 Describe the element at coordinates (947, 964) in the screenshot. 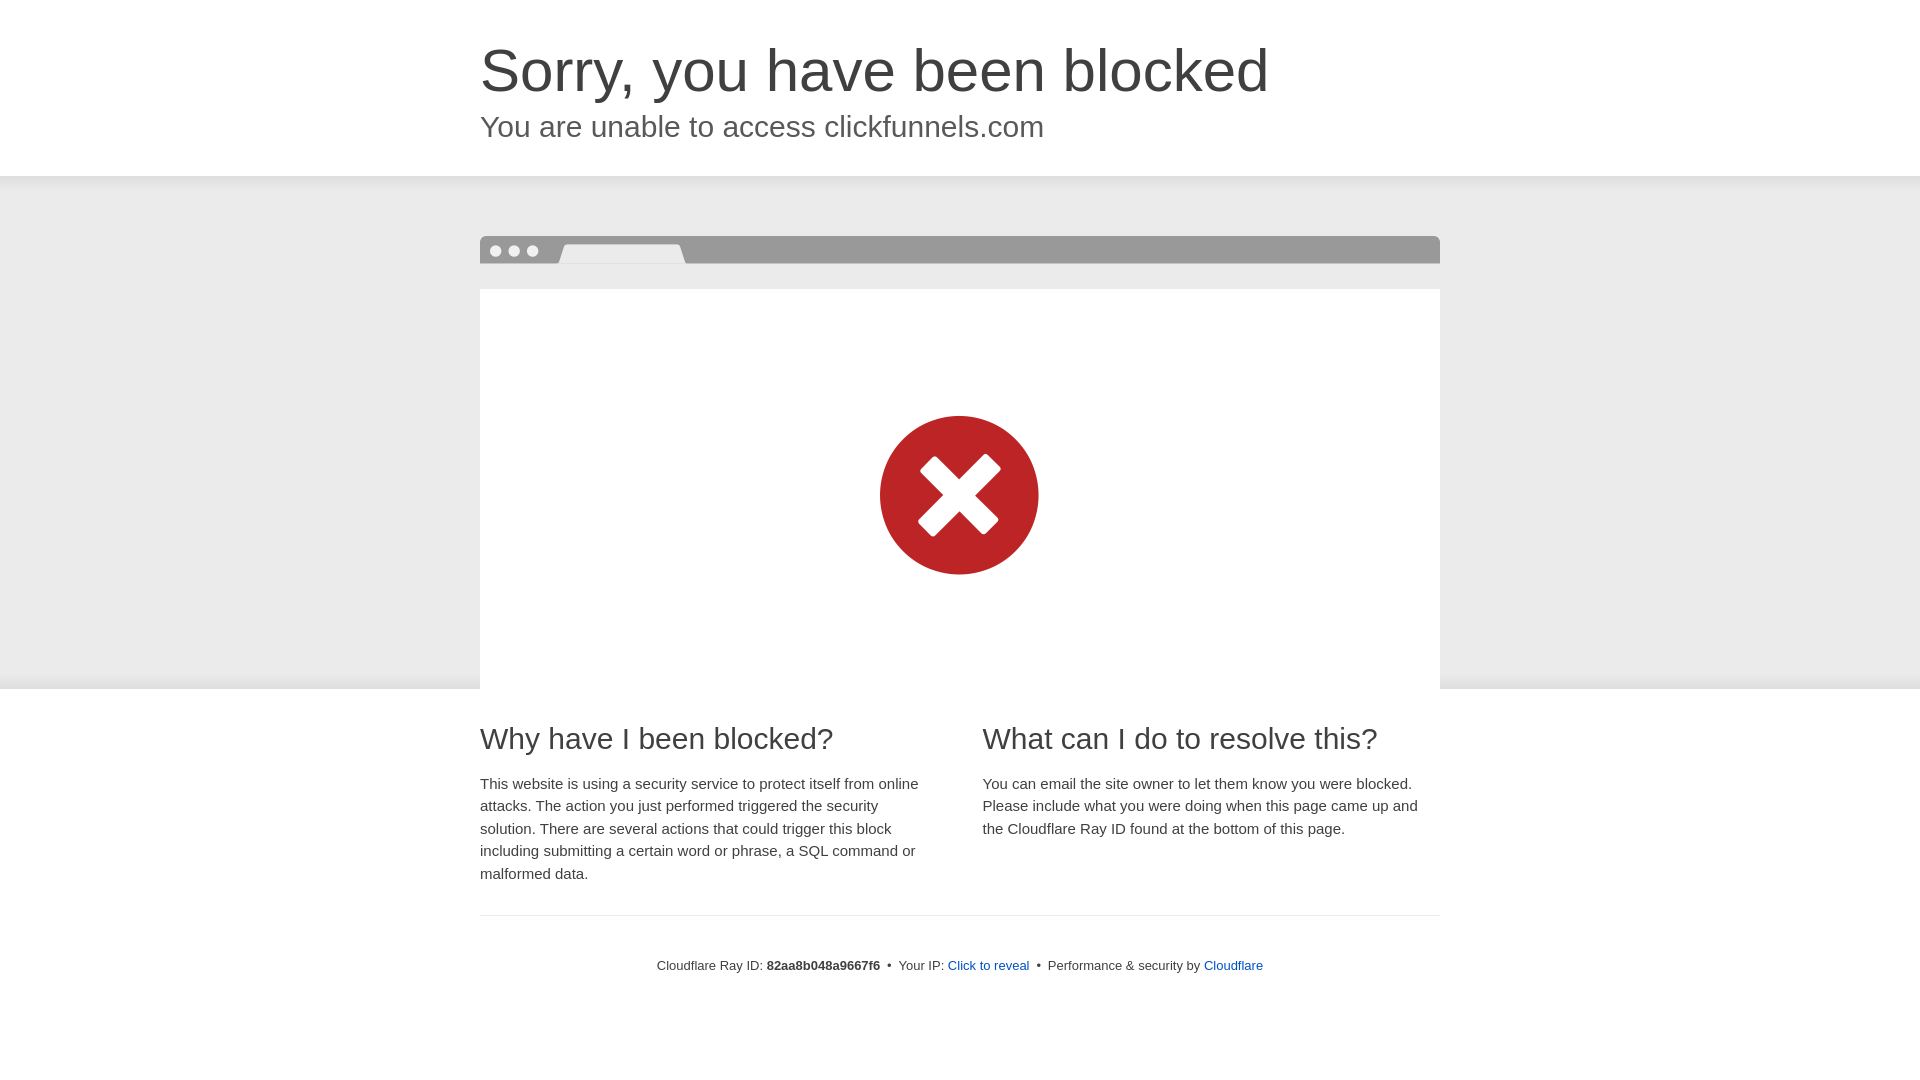

I see `'Click to reveal'` at that location.